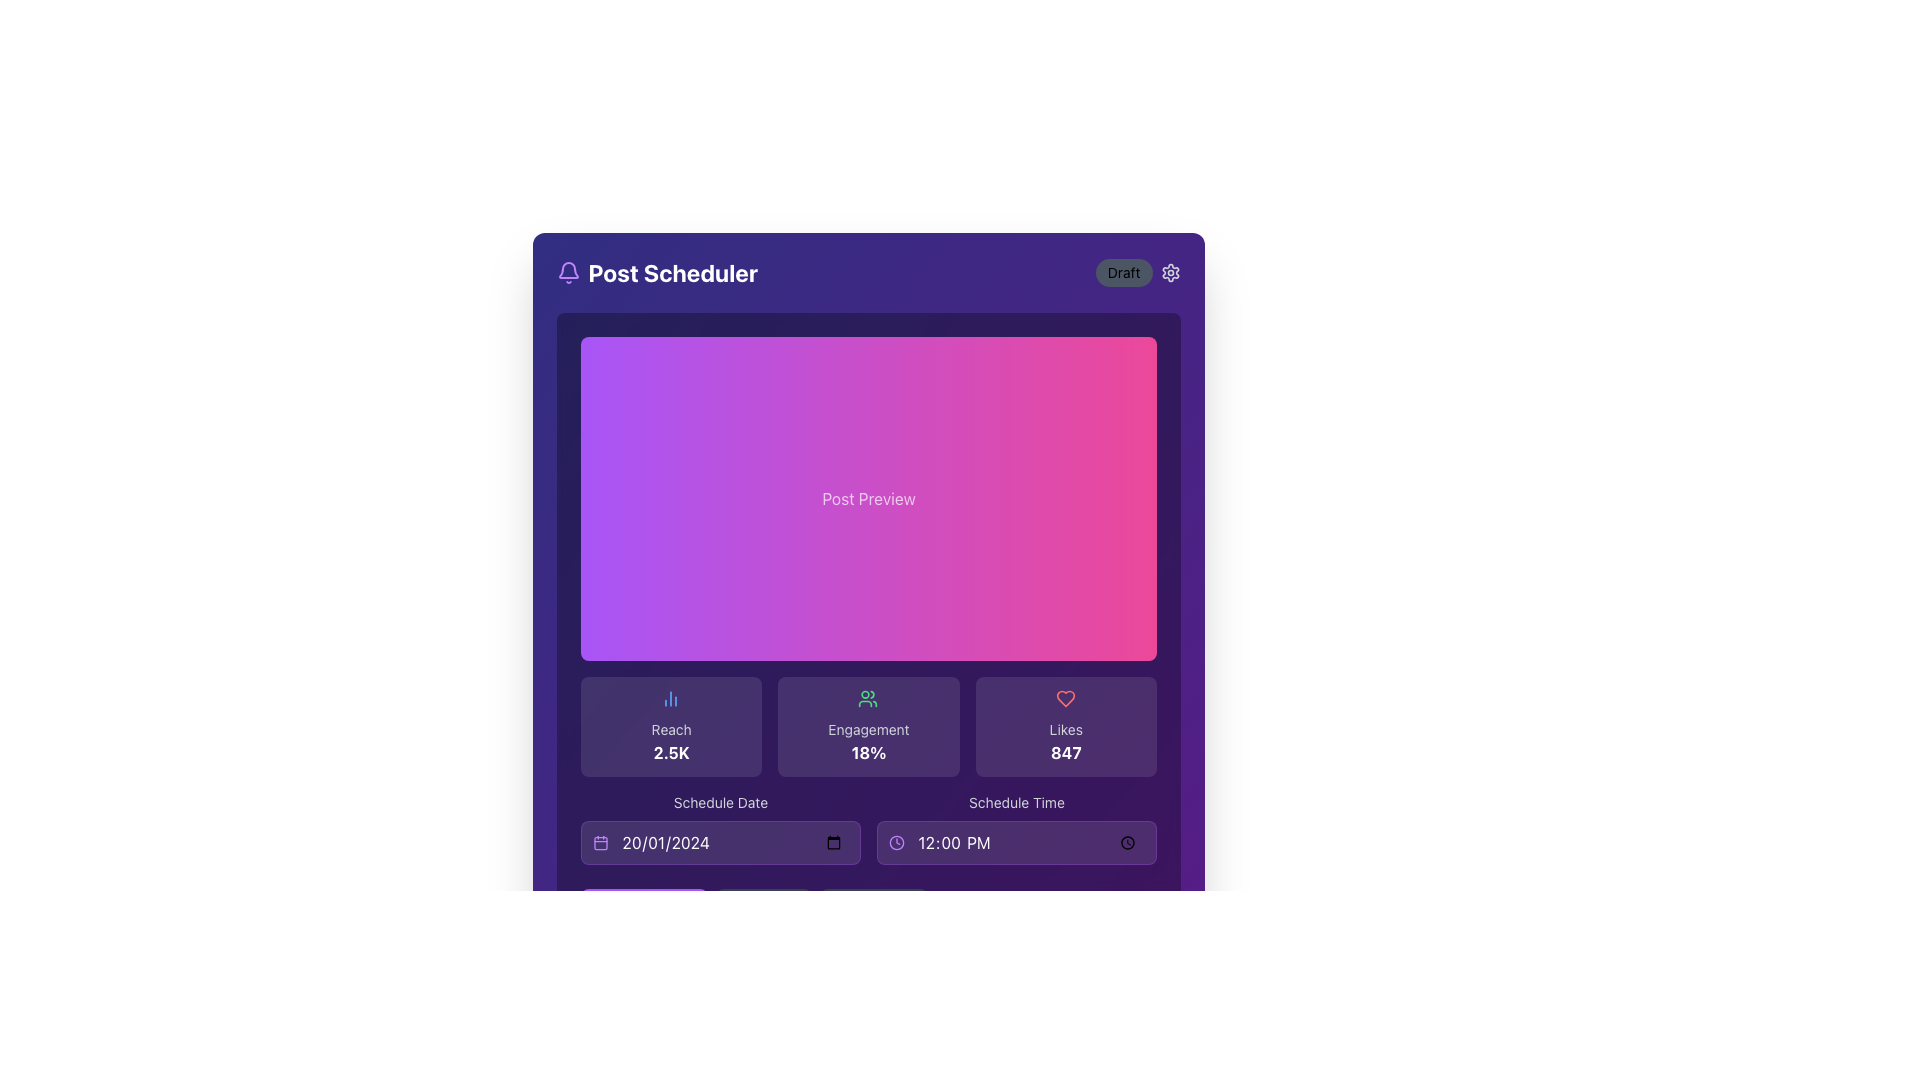 The width and height of the screenshot is (1920, 1080). Describe the element at coordinates (868, 752) in the screenshot. I see `the displayed percentage '18%' which is bold white text on a purple background, located below a green icon and a label text 'Engagement'` at that location.